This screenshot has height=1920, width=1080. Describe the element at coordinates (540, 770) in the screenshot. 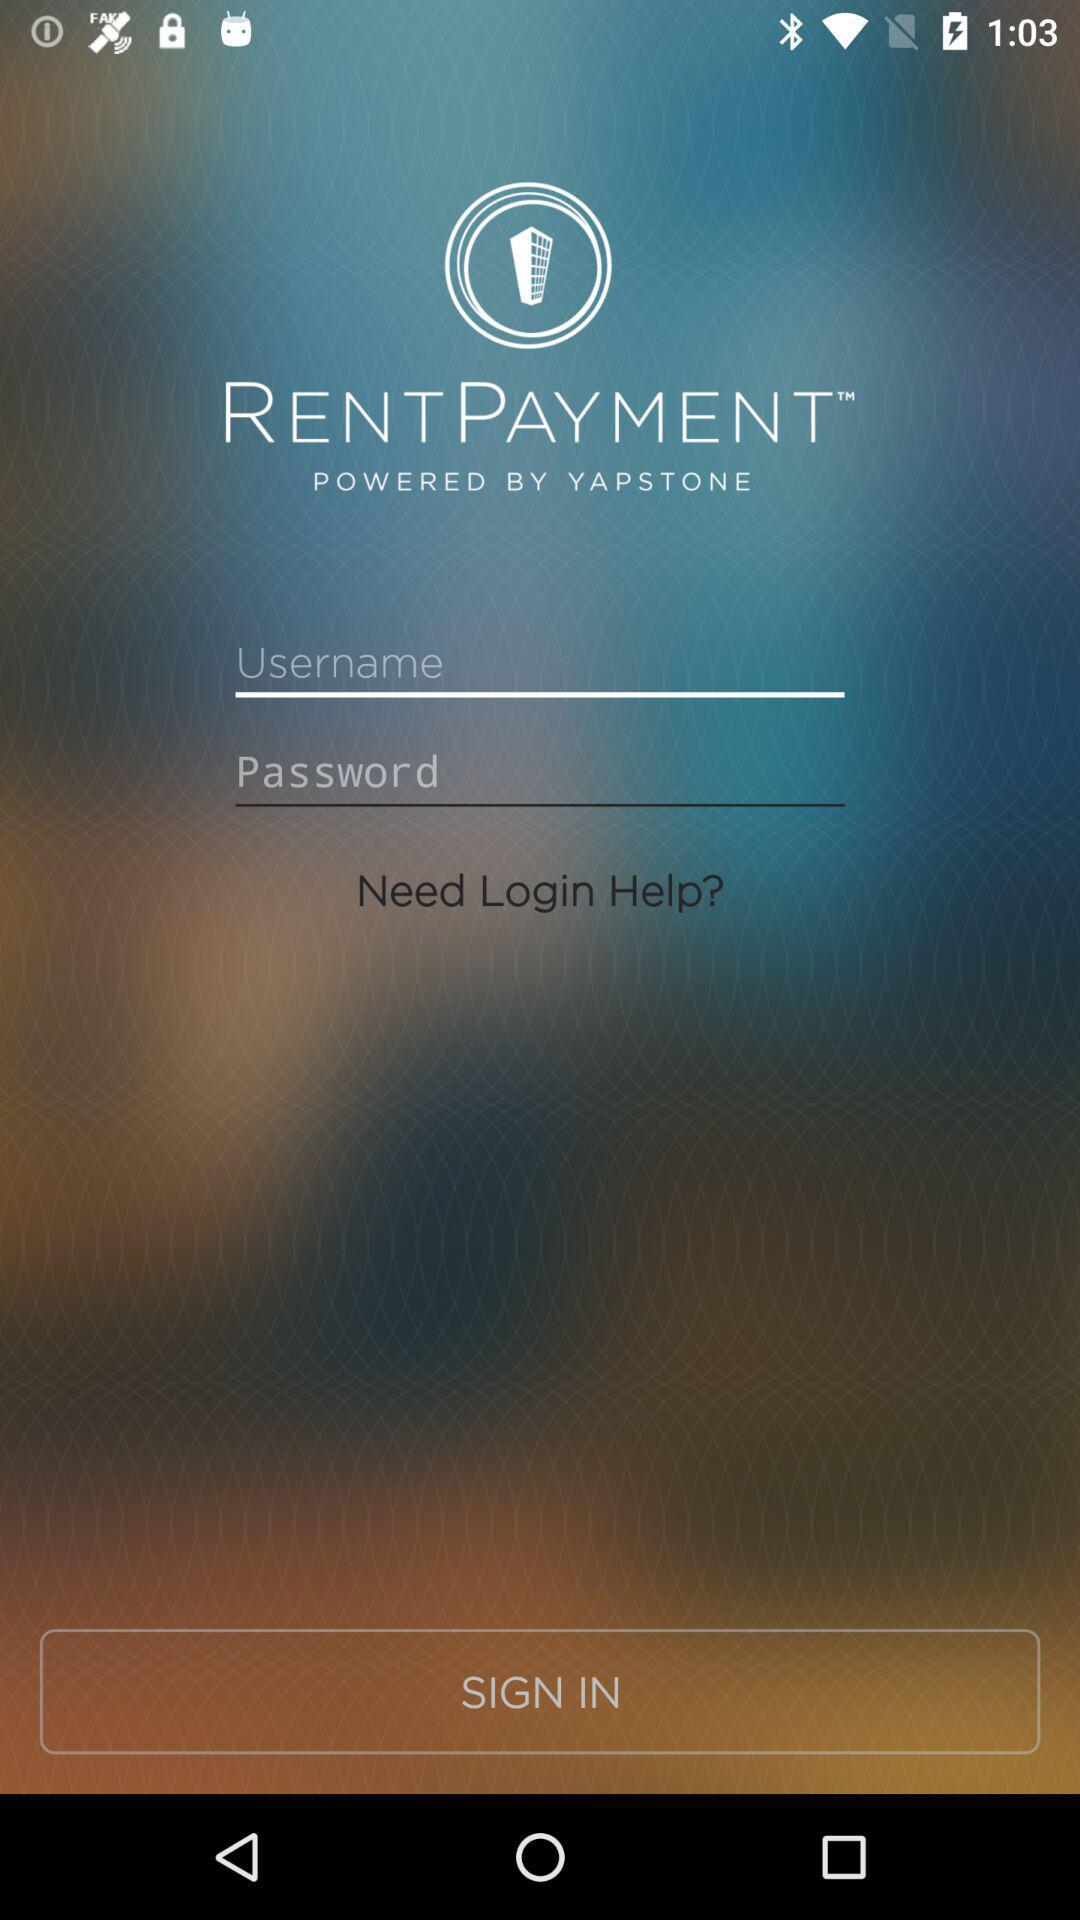

I see `password field` at that location.